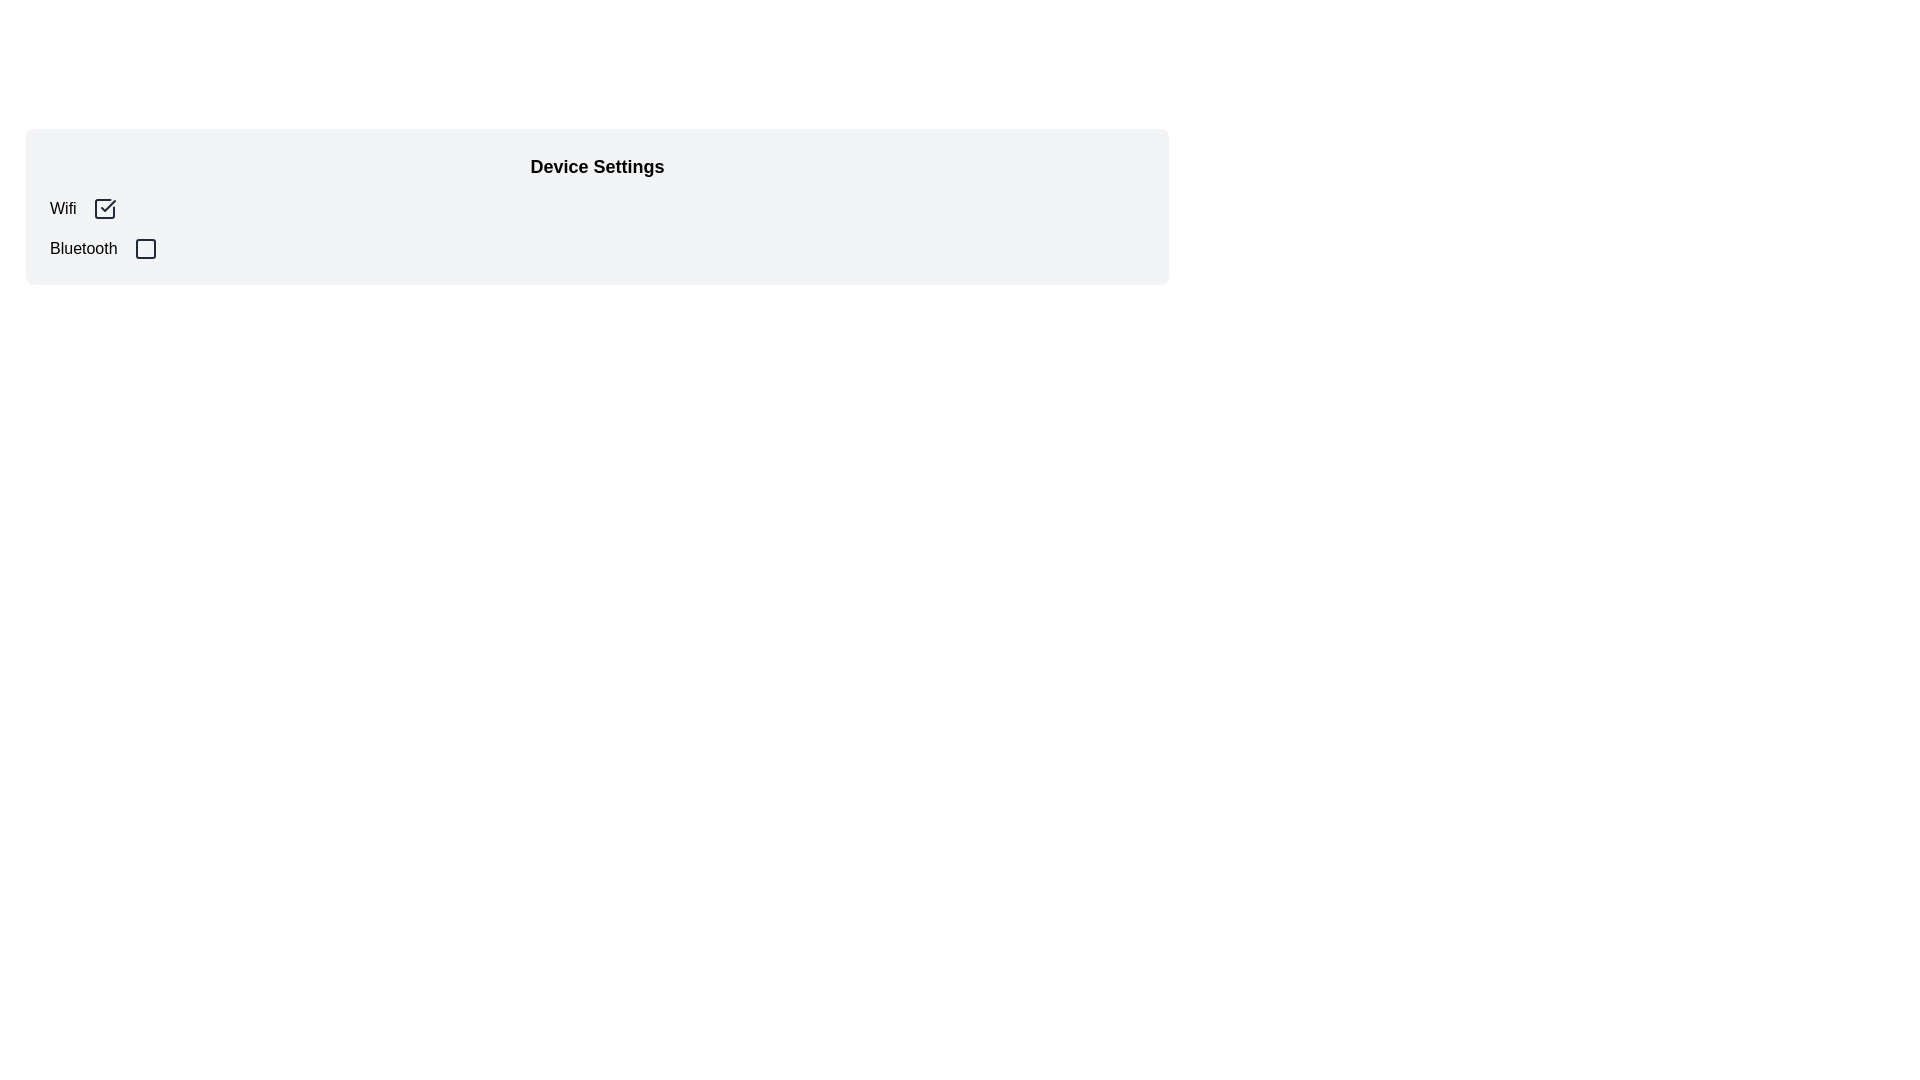  Describe the element at coordinates (144, 248) in the screenshot. I see `the square checkbox located to the right of the 'Bluetooth' label` at that location.